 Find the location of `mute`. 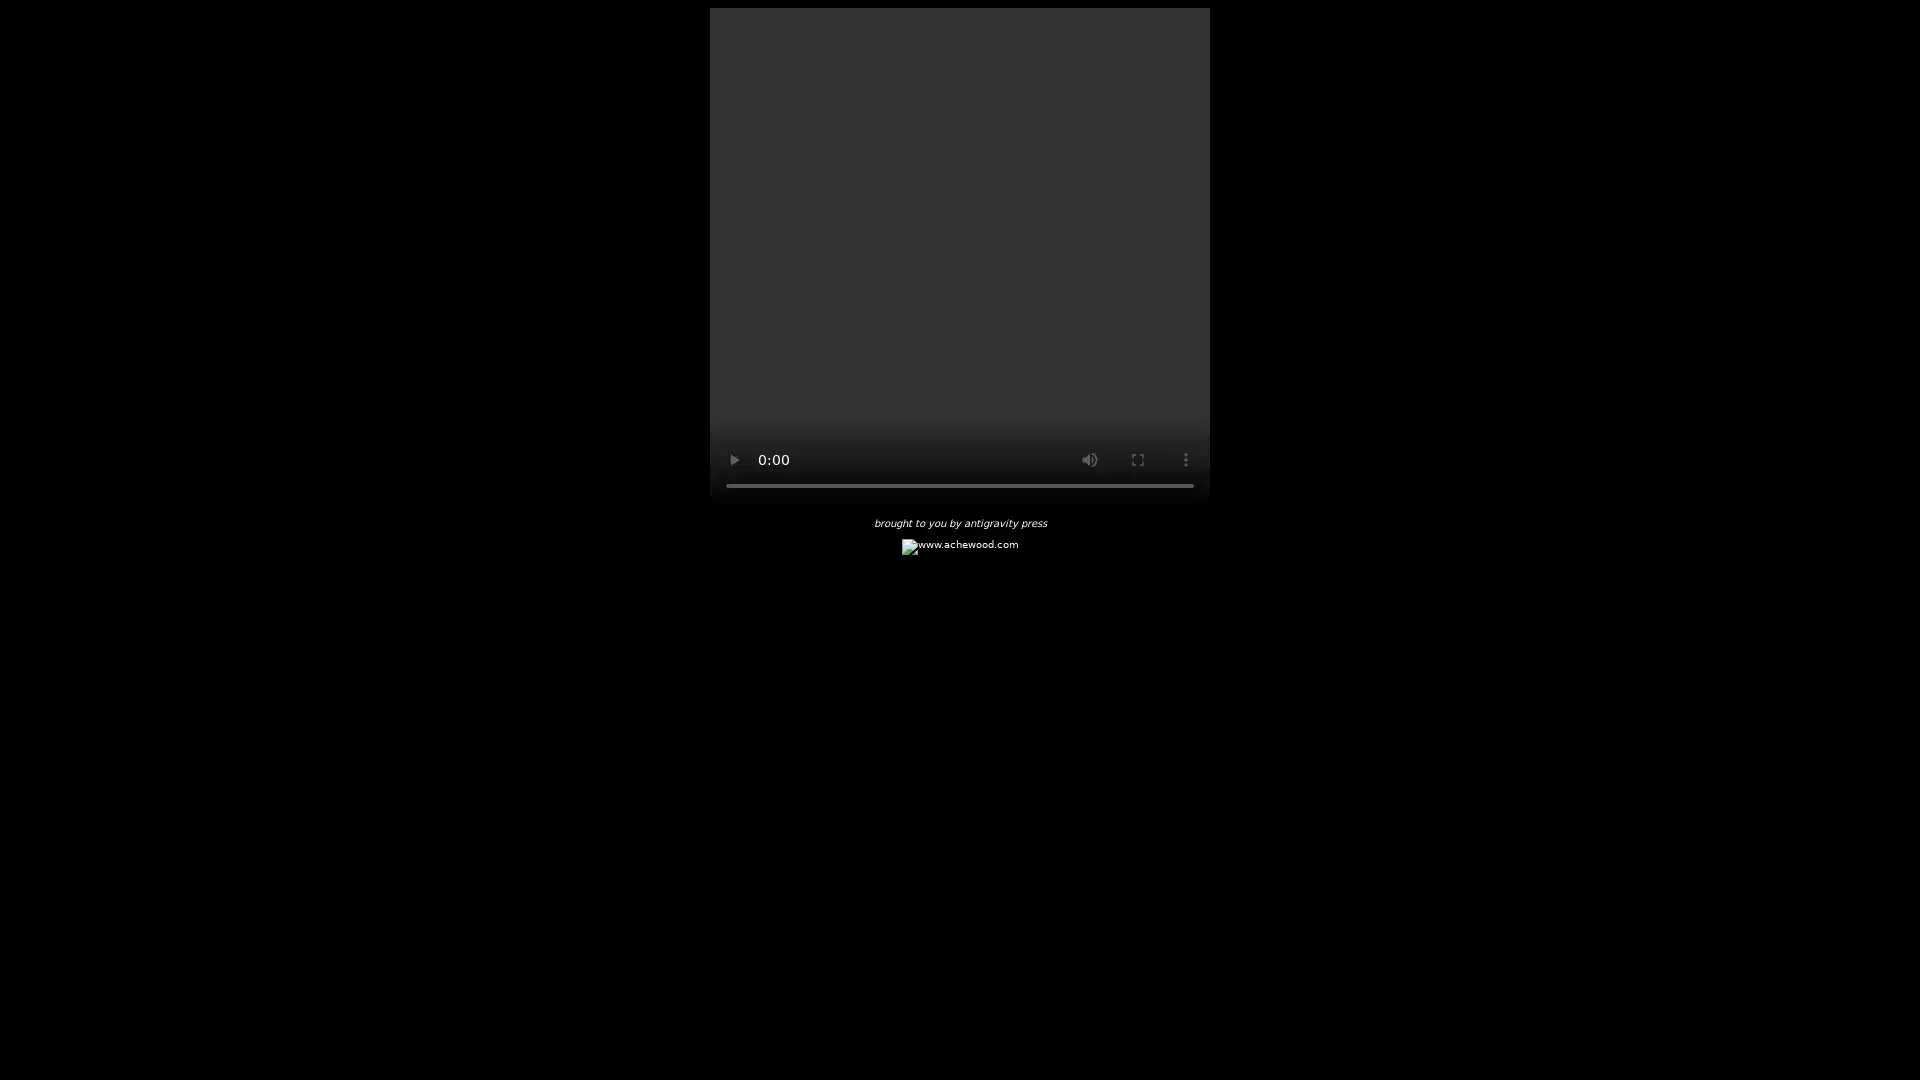

mute is located at coordinates (1088, 459).